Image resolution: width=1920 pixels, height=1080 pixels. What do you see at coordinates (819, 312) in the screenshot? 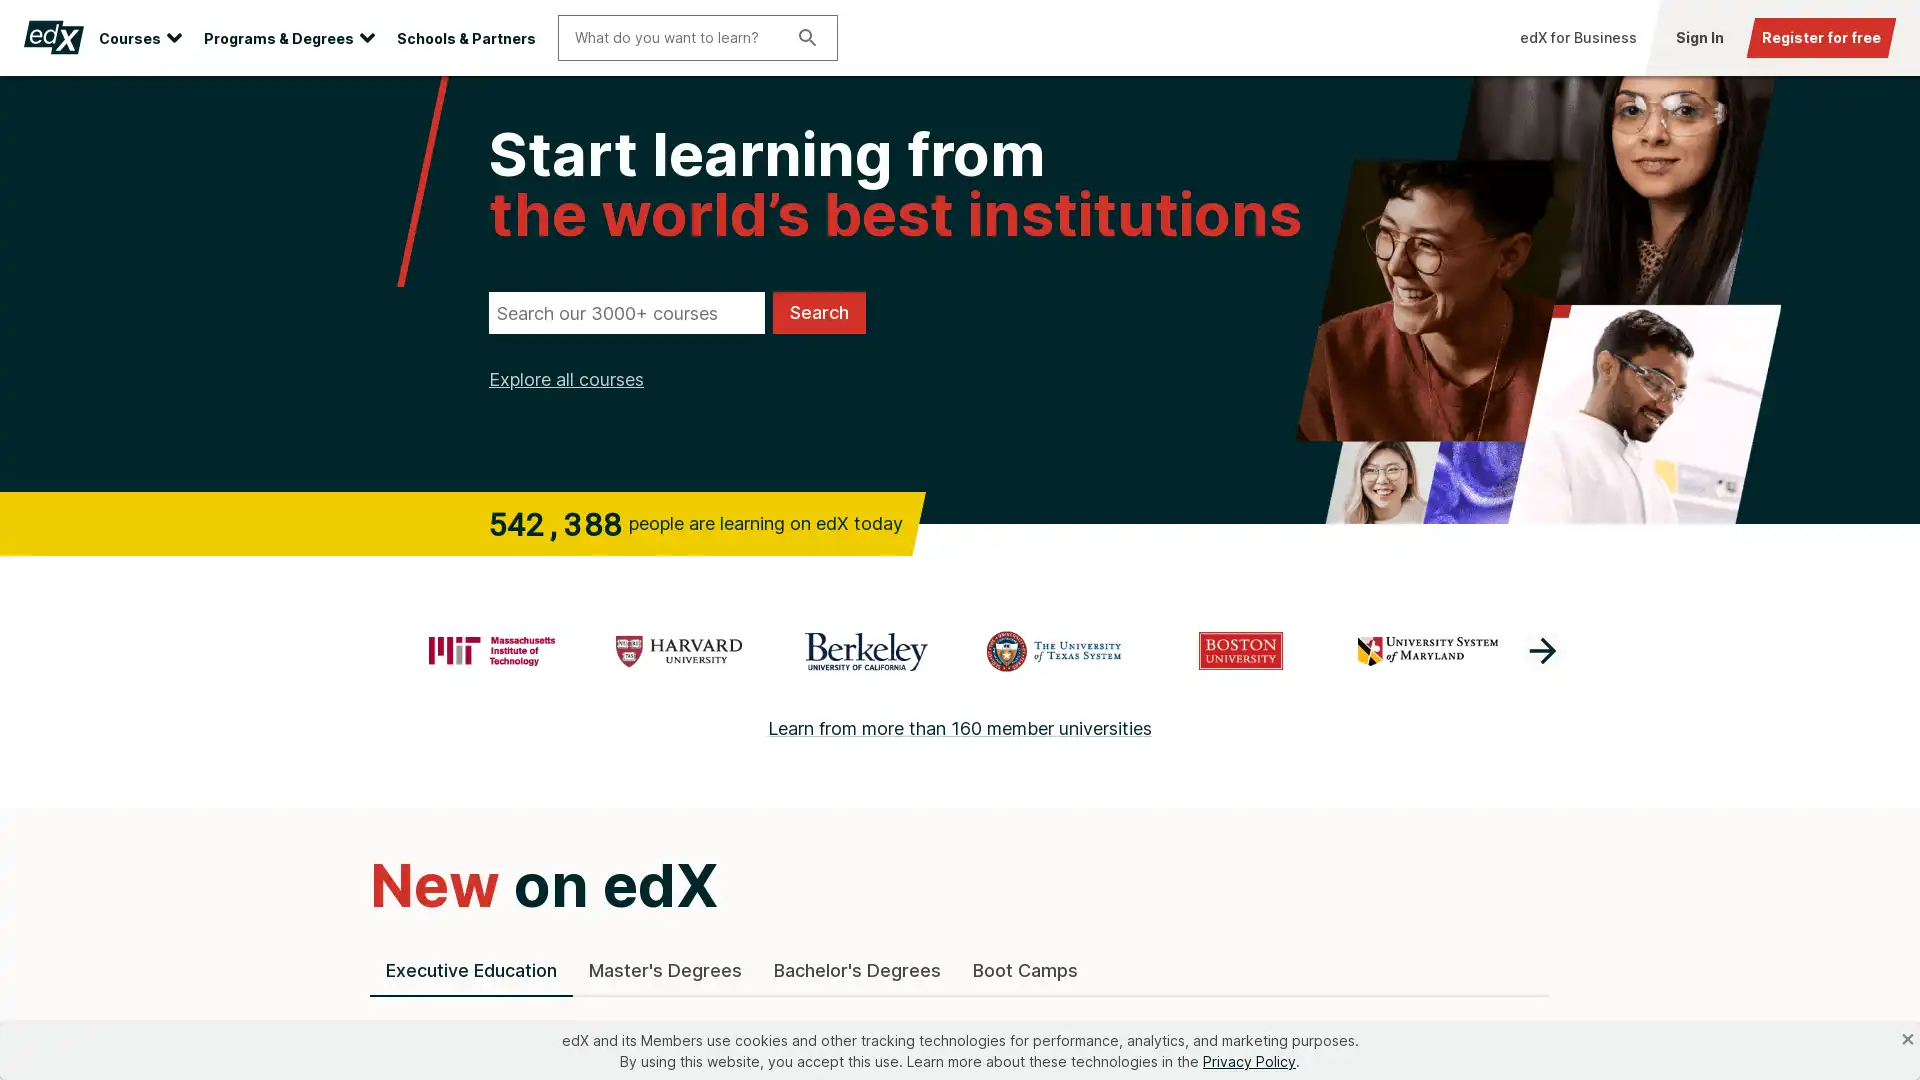
I see `Search` at bounding box center [819, 312].